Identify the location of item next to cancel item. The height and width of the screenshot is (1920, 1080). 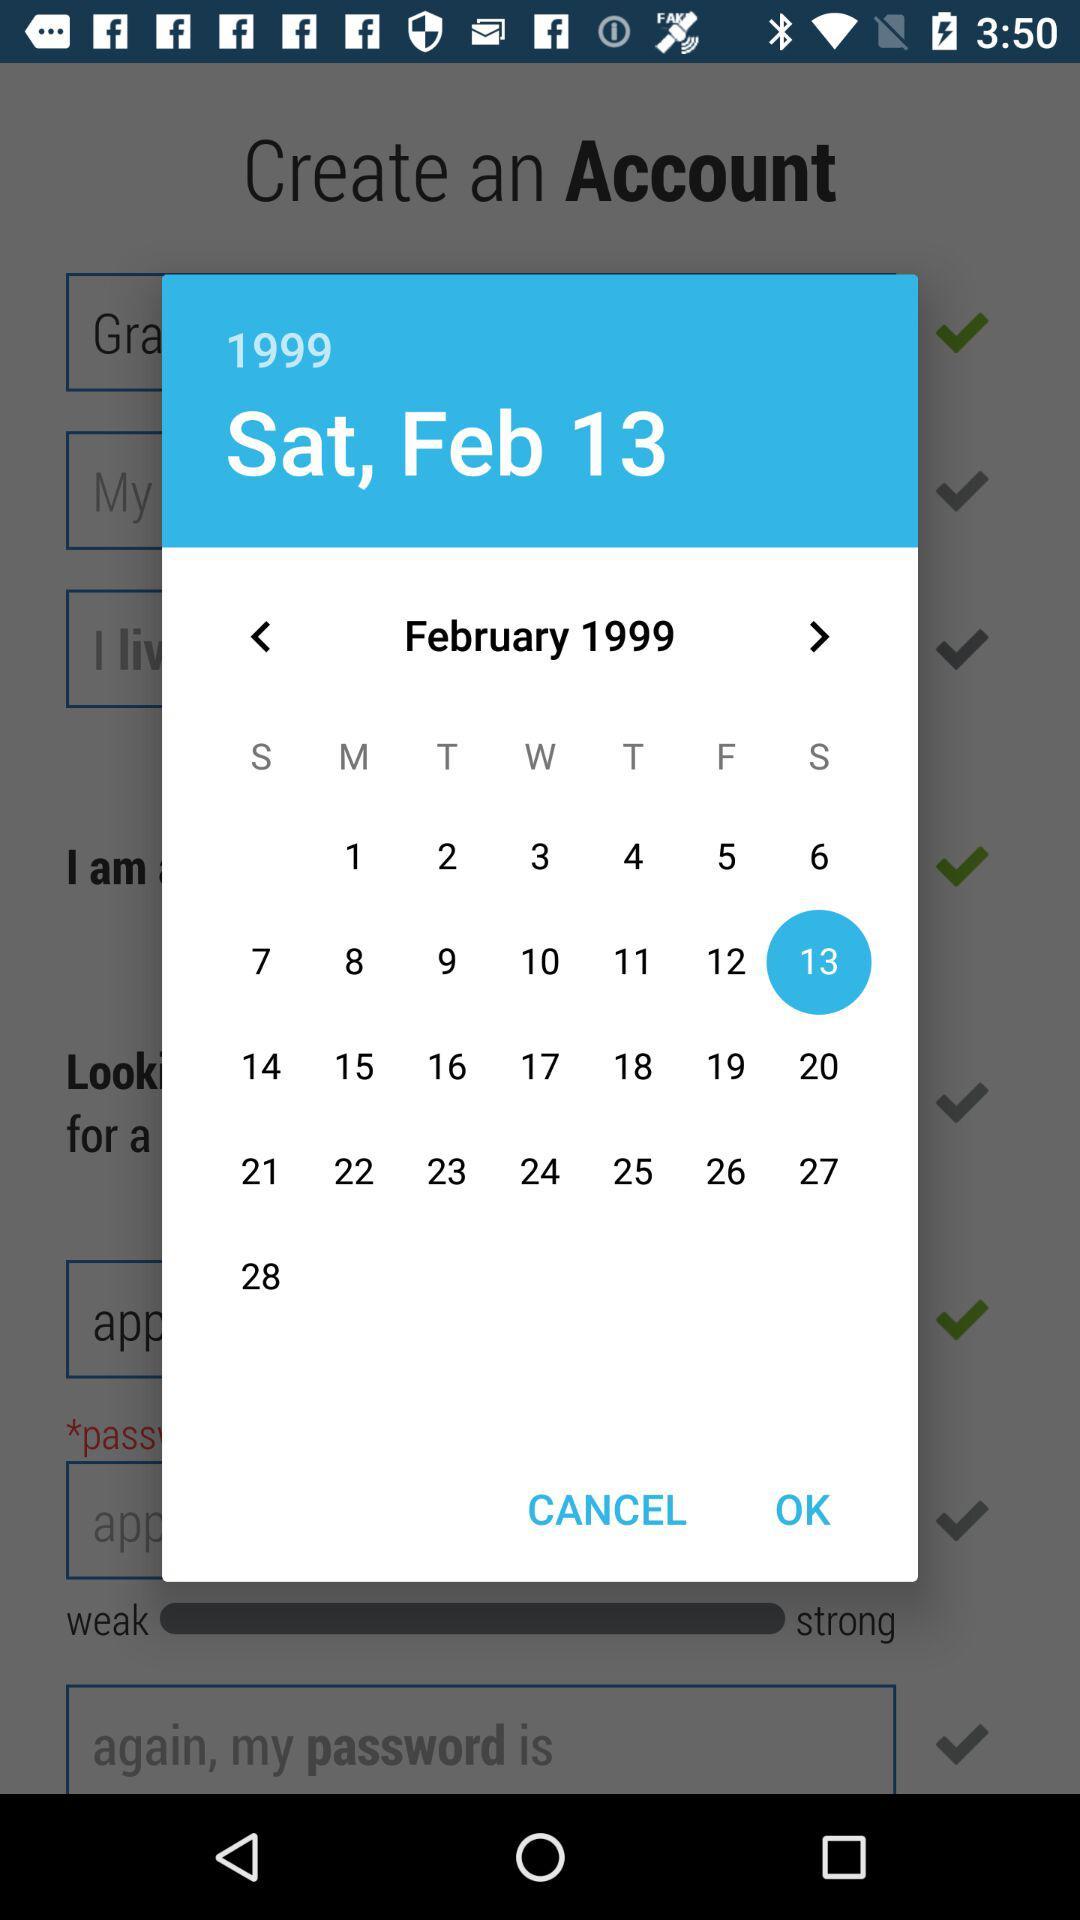
(801, 1508).